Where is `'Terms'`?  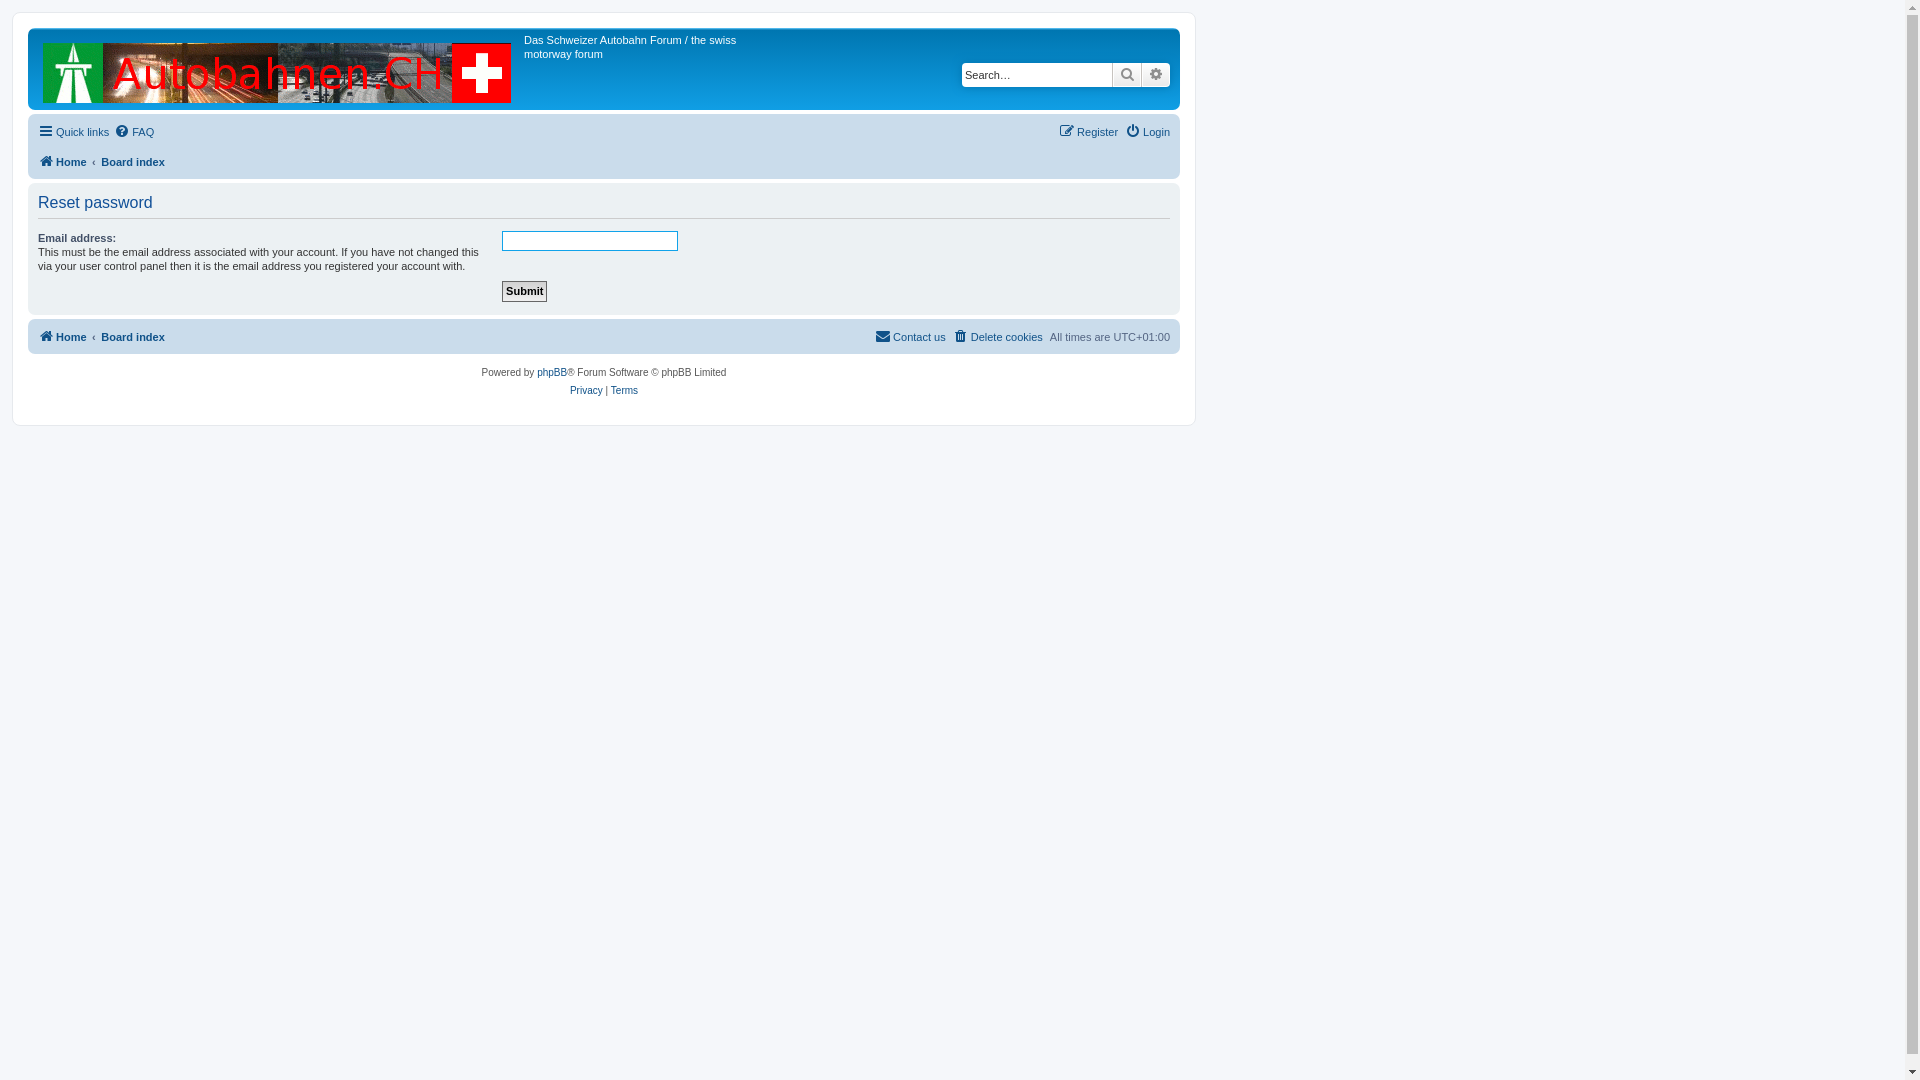 'Terms' is located at coordinates (623, 390).